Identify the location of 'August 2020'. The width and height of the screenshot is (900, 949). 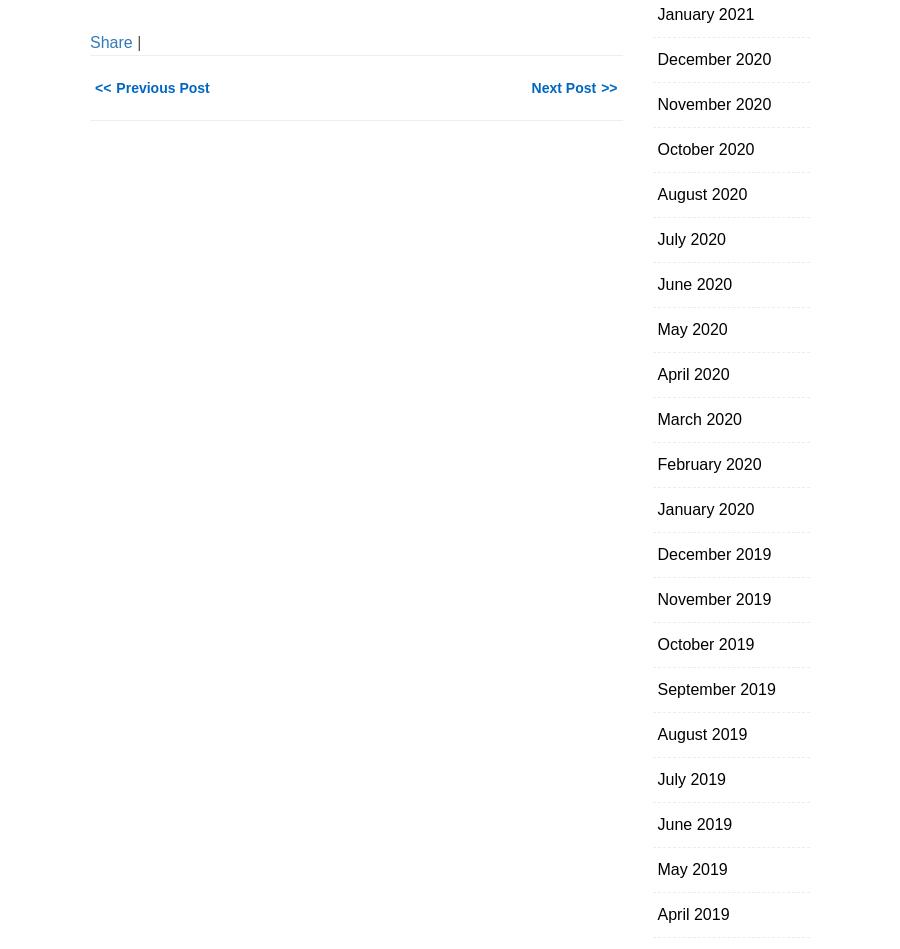
(701, 193).